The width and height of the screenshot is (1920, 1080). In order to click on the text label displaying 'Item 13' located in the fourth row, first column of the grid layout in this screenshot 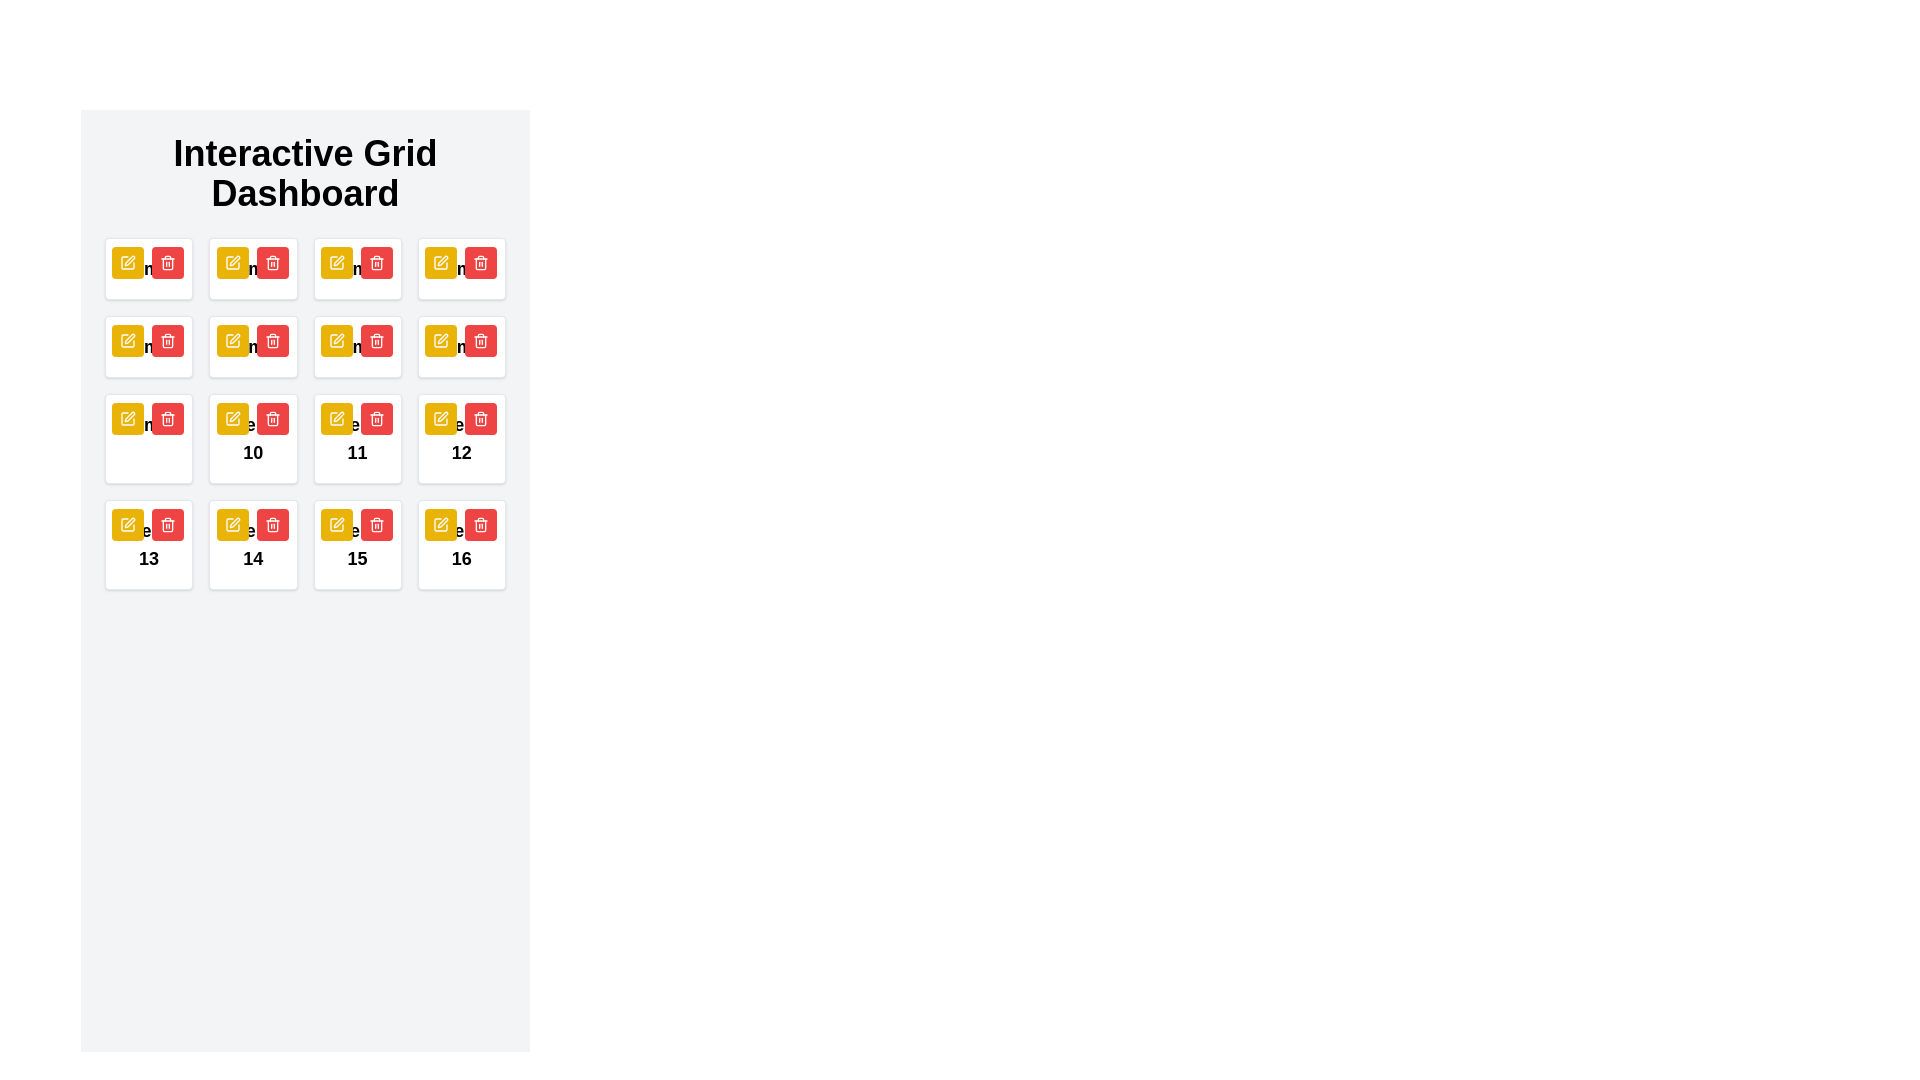, I will do `click(148, 544)`.